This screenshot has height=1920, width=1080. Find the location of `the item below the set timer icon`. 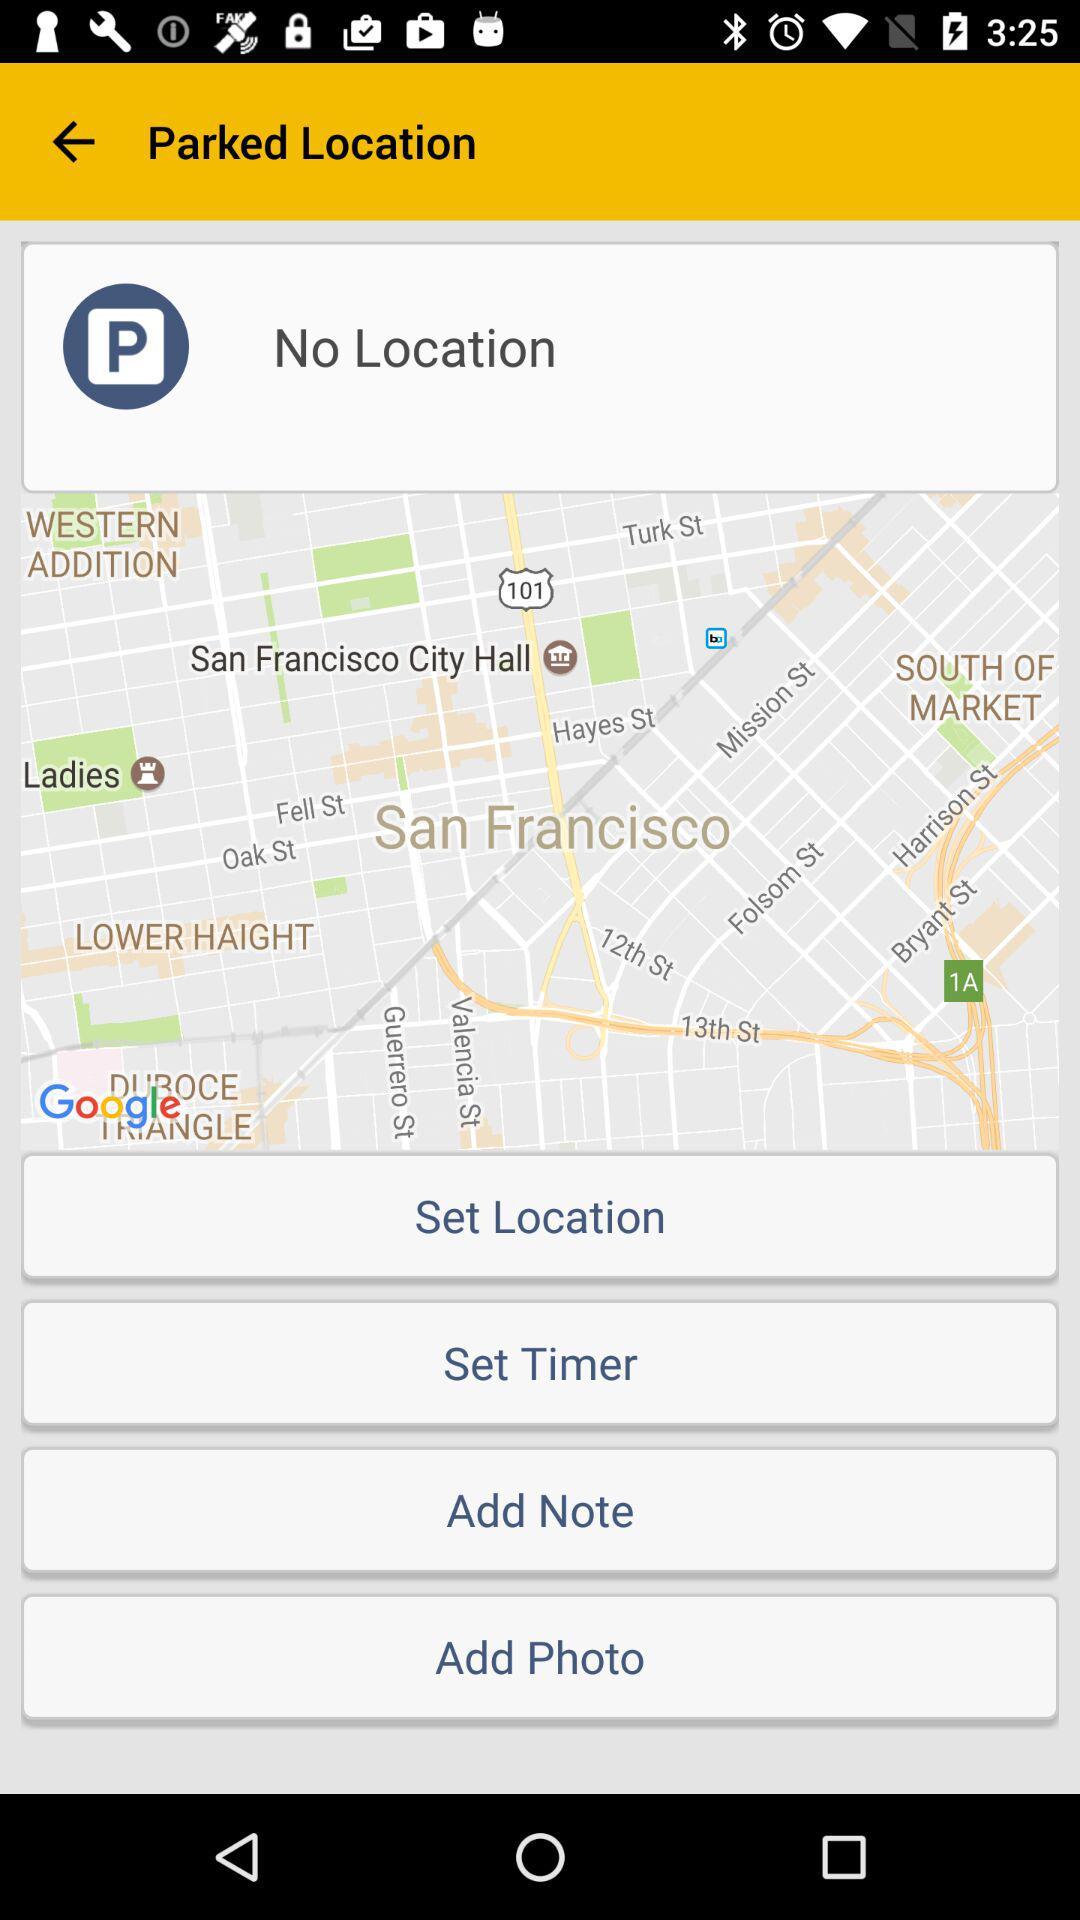

the item below the set timer icon is located at coordinates (540, 1509).